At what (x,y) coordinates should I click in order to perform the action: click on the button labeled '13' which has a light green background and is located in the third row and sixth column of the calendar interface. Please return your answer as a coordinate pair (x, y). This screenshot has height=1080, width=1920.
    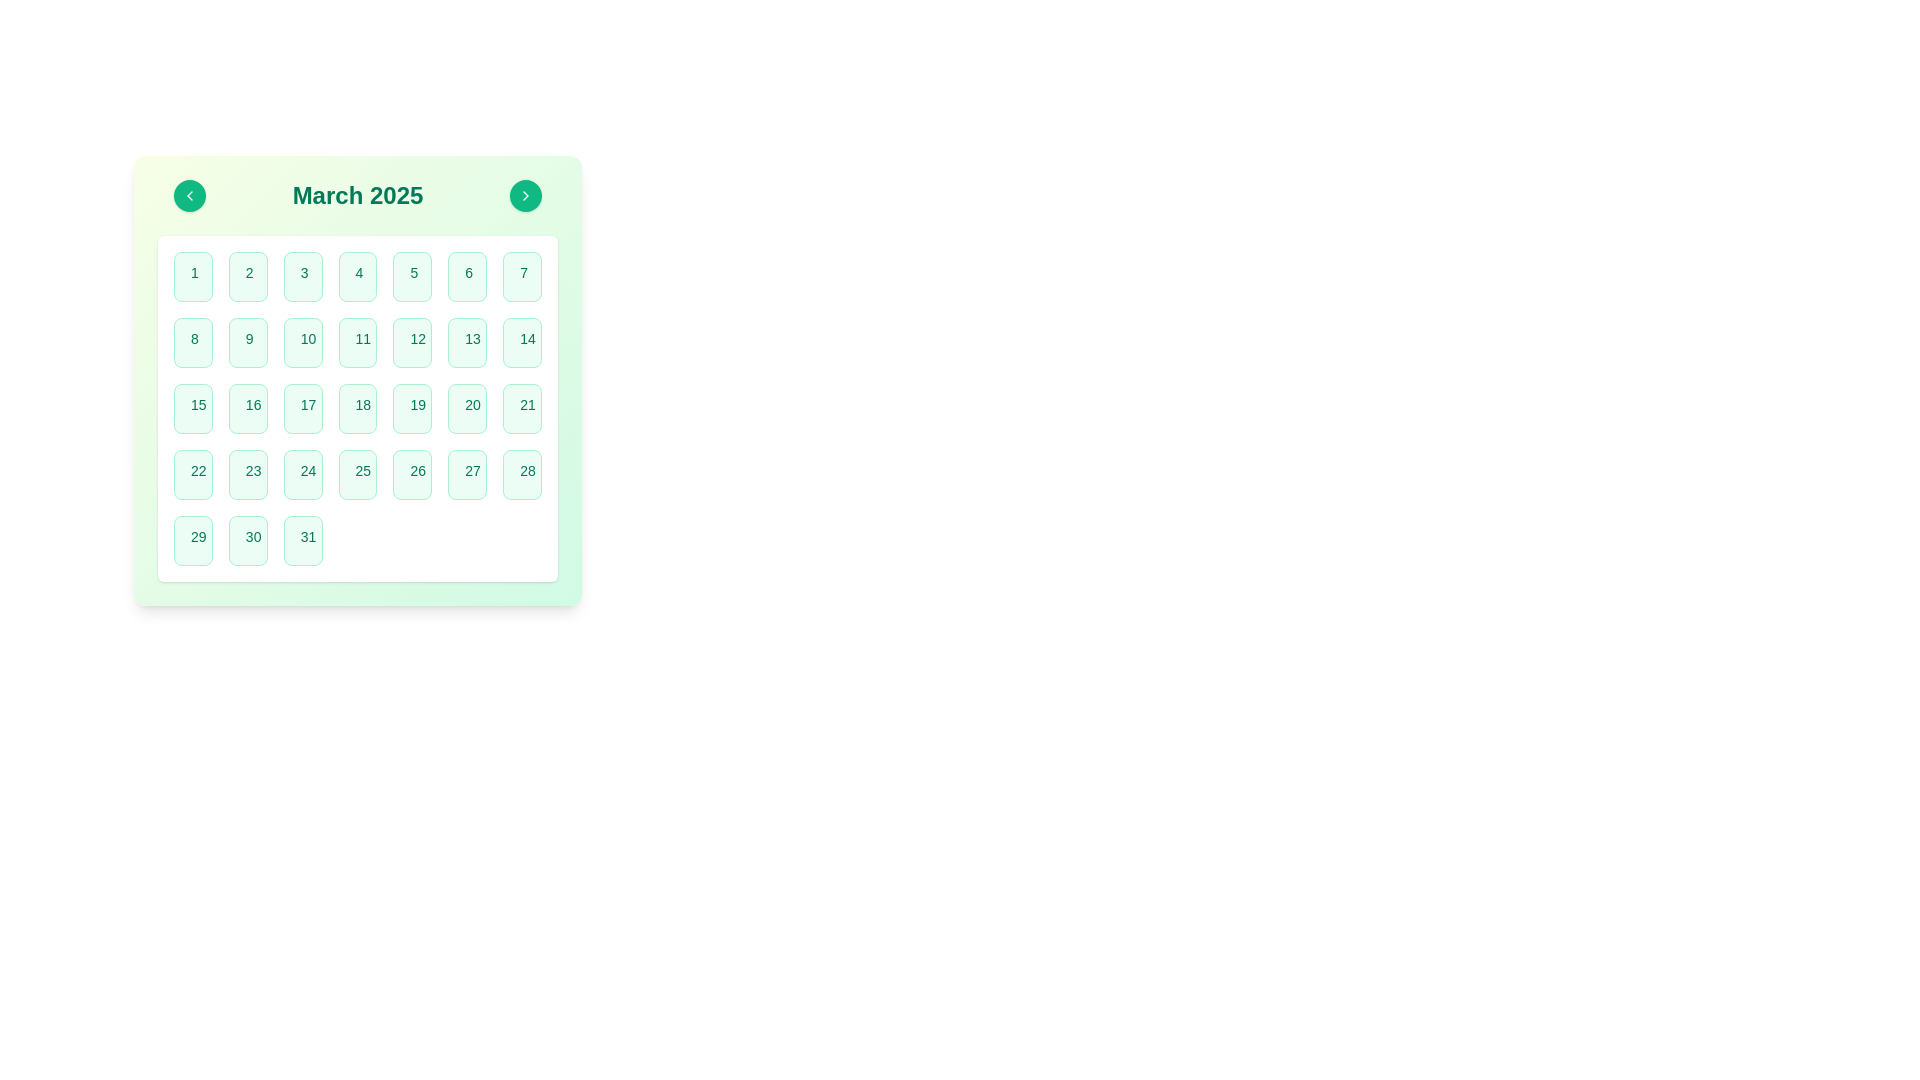
    Looking at the image, I should click on (466, 342).